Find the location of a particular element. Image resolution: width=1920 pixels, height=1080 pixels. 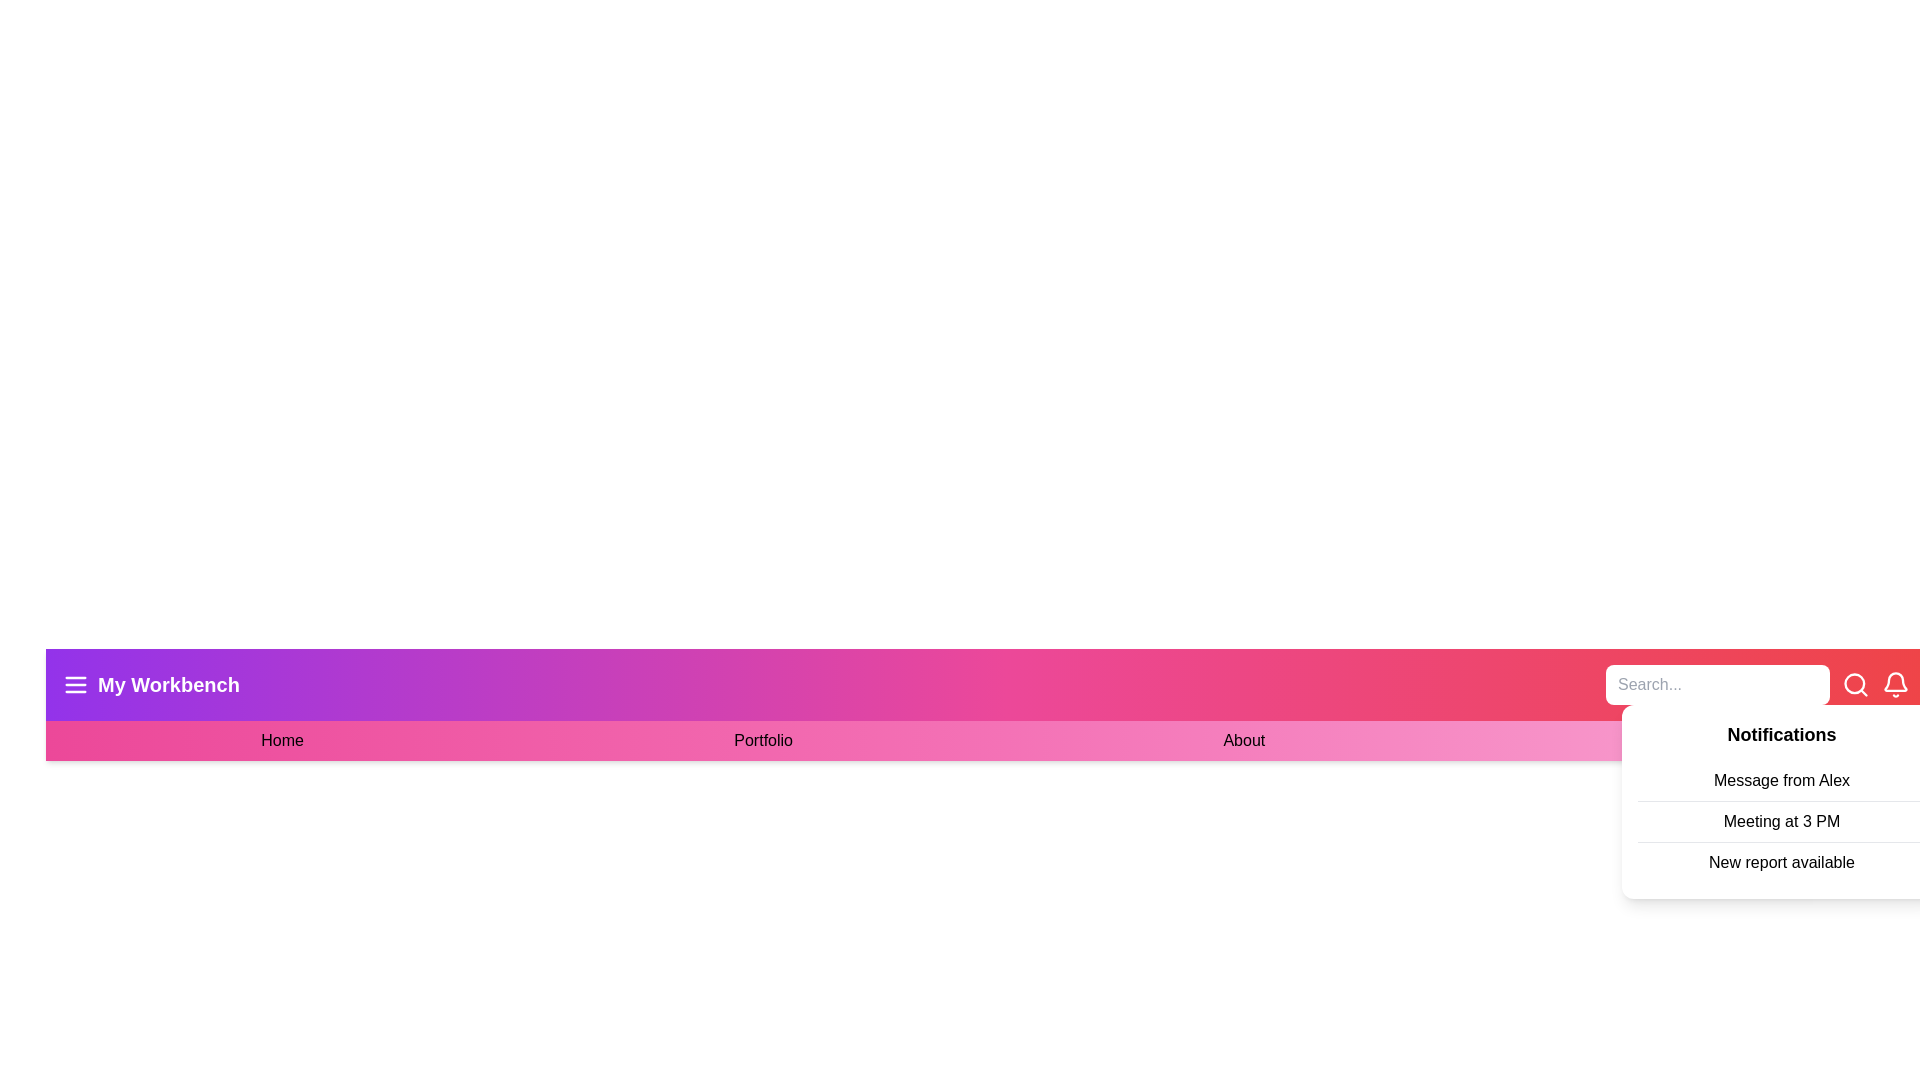

the 'Portfolio' text link in the horizontal navigation bar, which is the second item in a row of four links, styled with a hover effect that underlines the text is located at coordinates (762, 740).